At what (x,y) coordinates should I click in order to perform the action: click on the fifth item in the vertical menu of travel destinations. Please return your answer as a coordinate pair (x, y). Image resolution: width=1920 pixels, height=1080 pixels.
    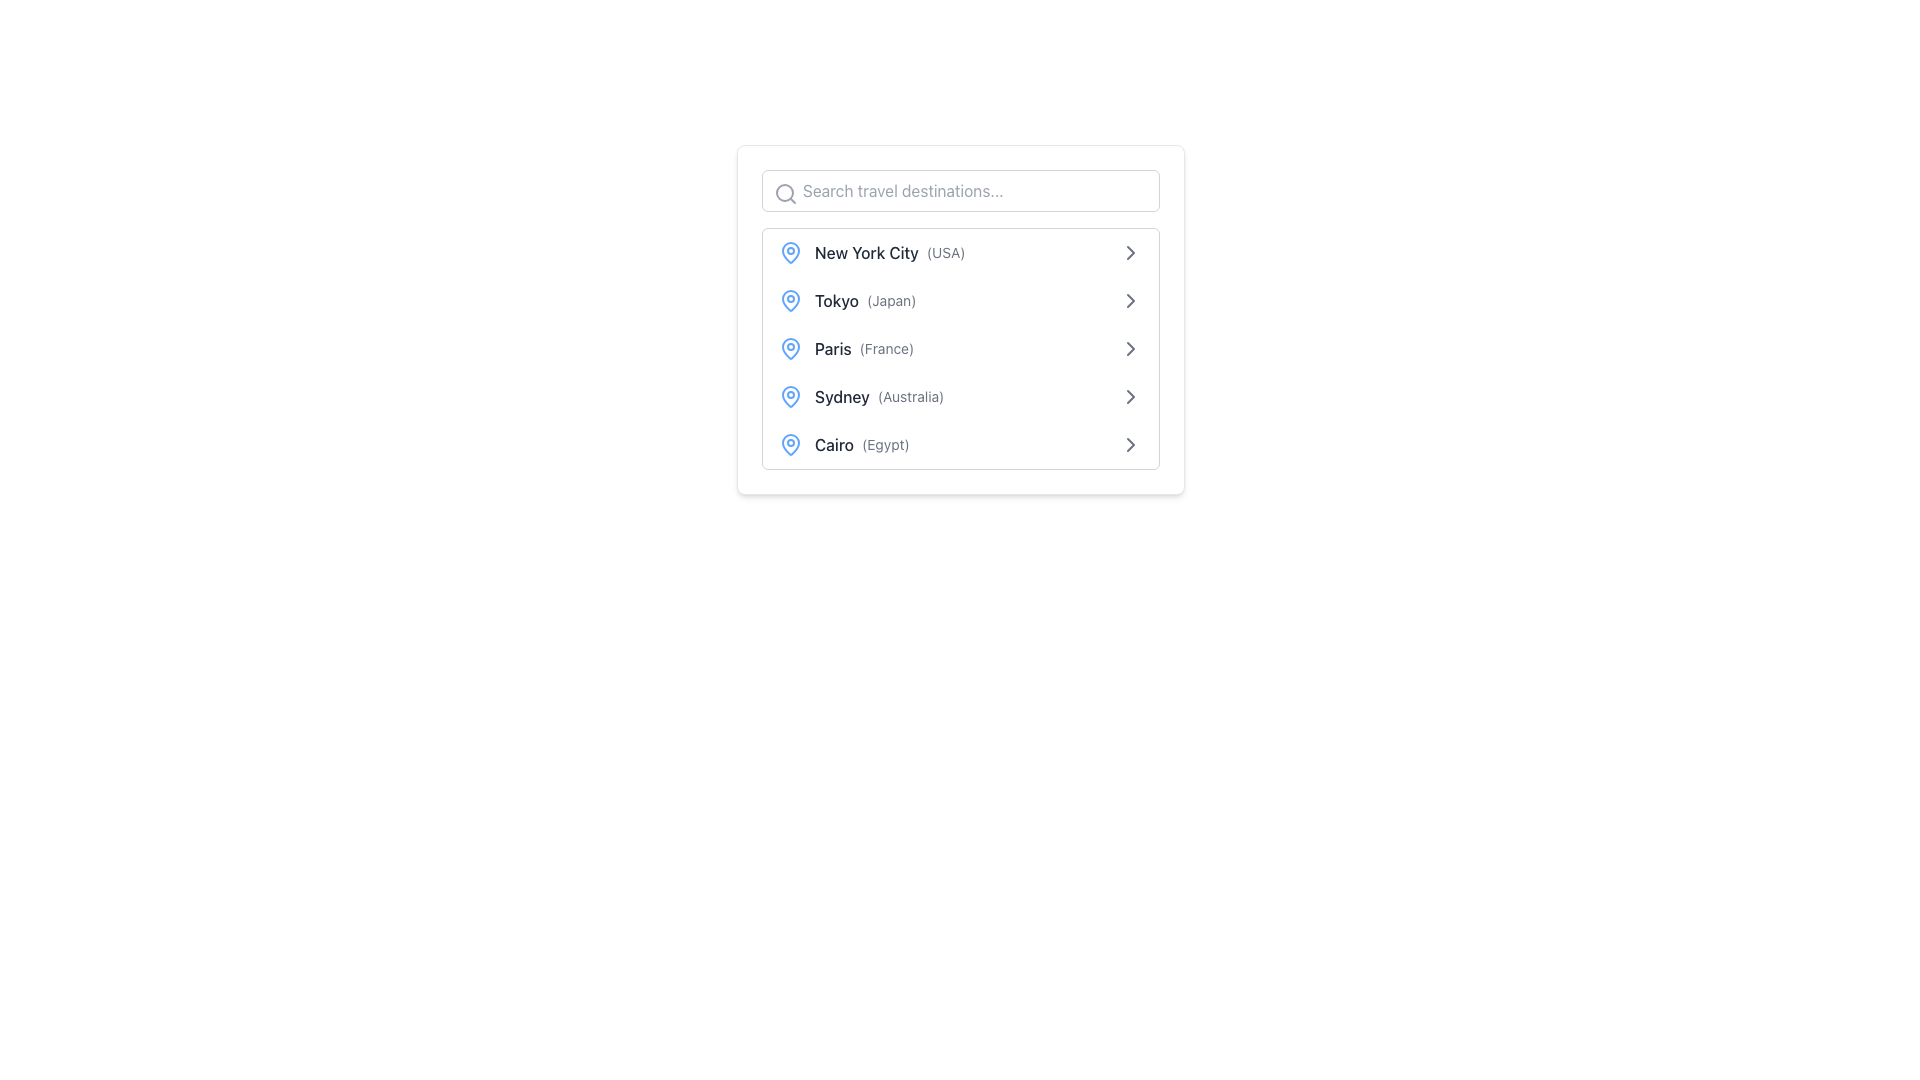
    Looking at the image, I should click on (960, 443).